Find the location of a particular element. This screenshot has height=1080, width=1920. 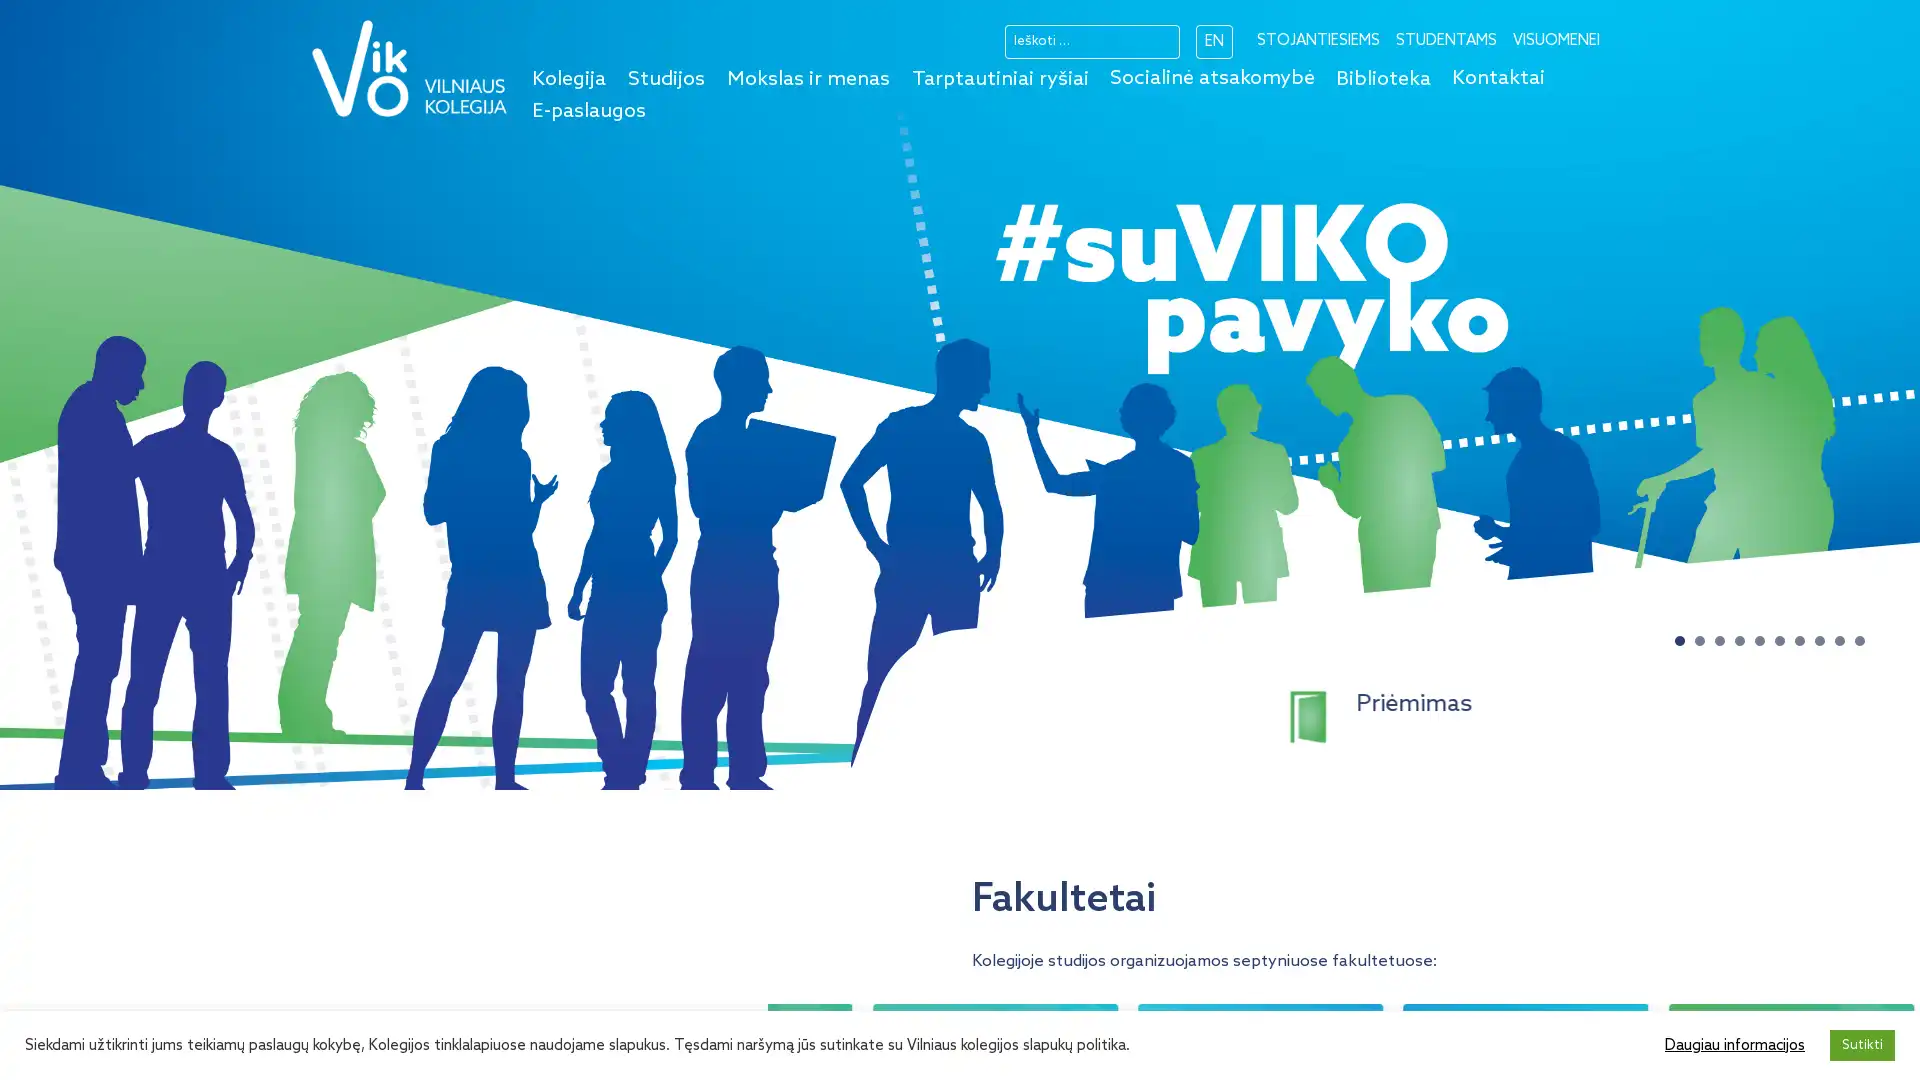

Mokslas ir menas is located at coordinates (808, 79).